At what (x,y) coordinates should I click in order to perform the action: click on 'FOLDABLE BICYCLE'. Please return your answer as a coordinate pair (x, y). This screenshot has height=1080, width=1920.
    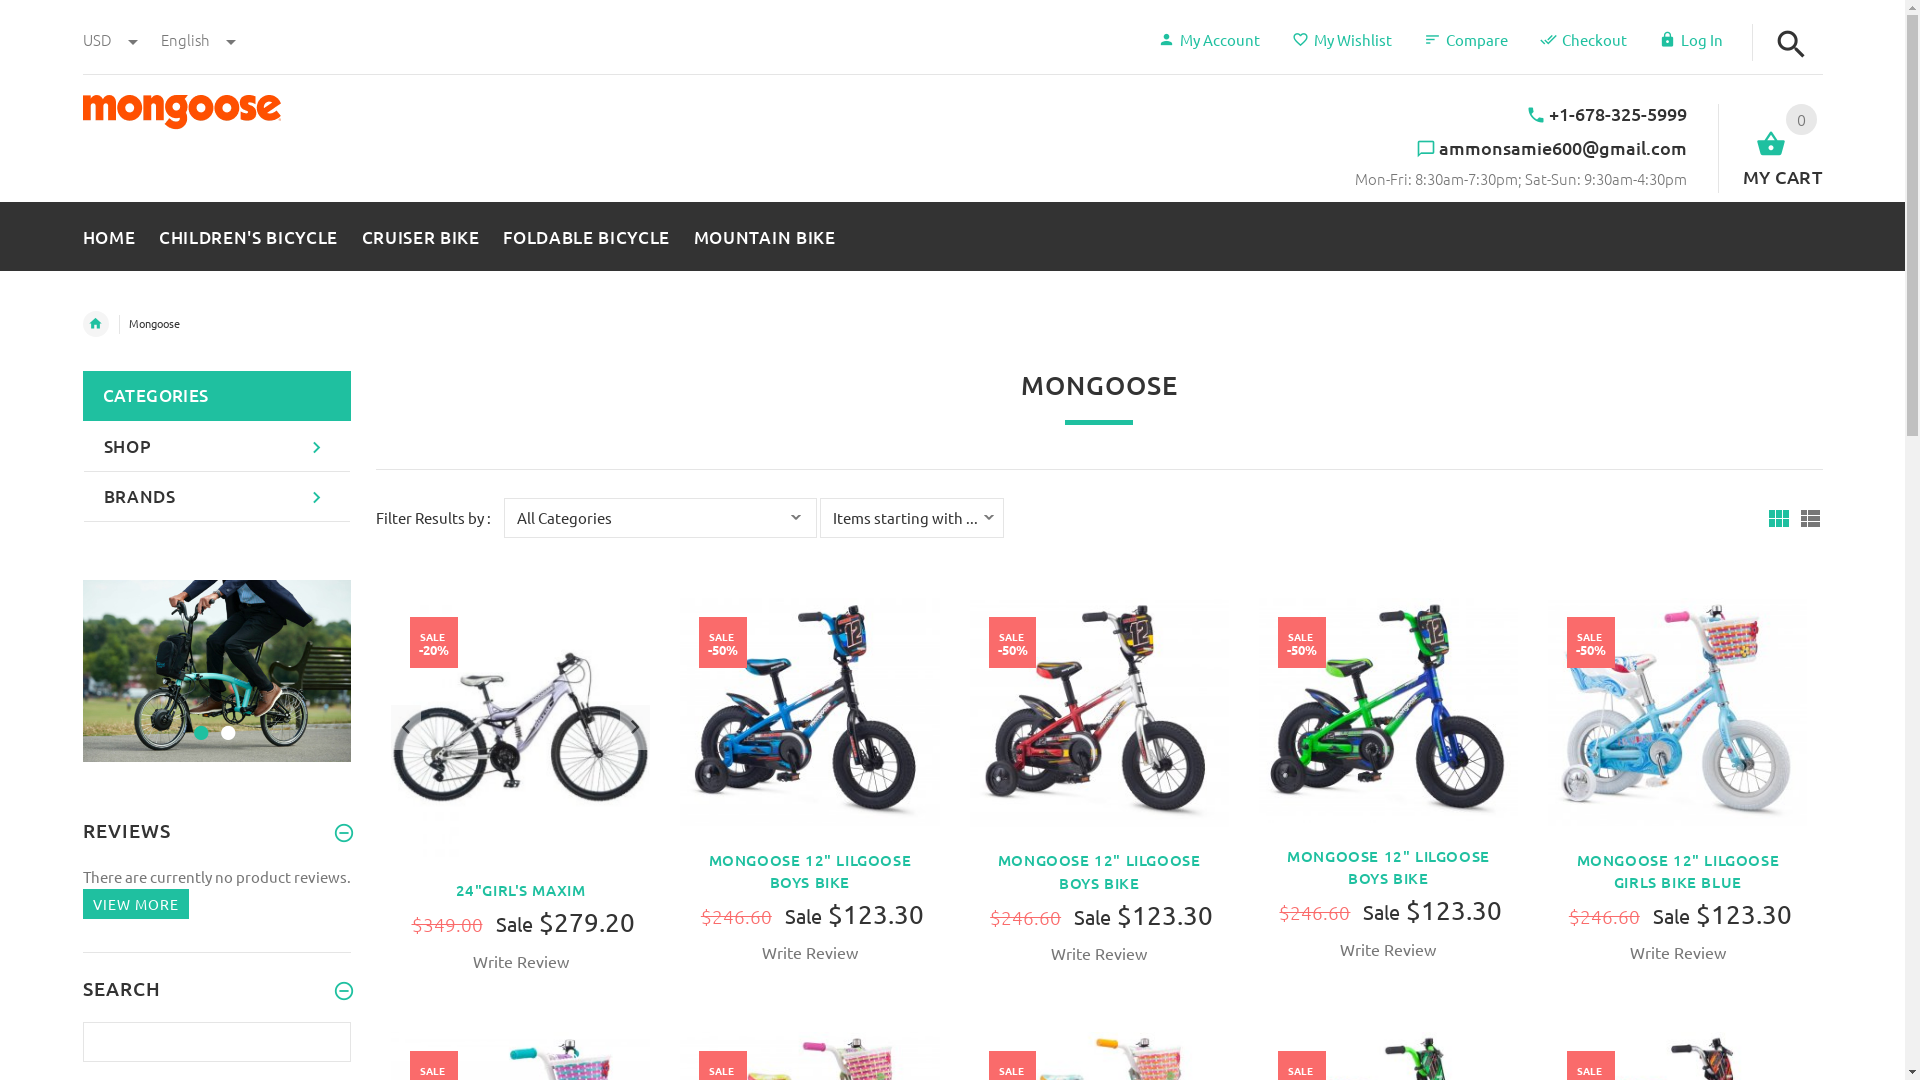
    Looking at the image, I should click on (585, 231).